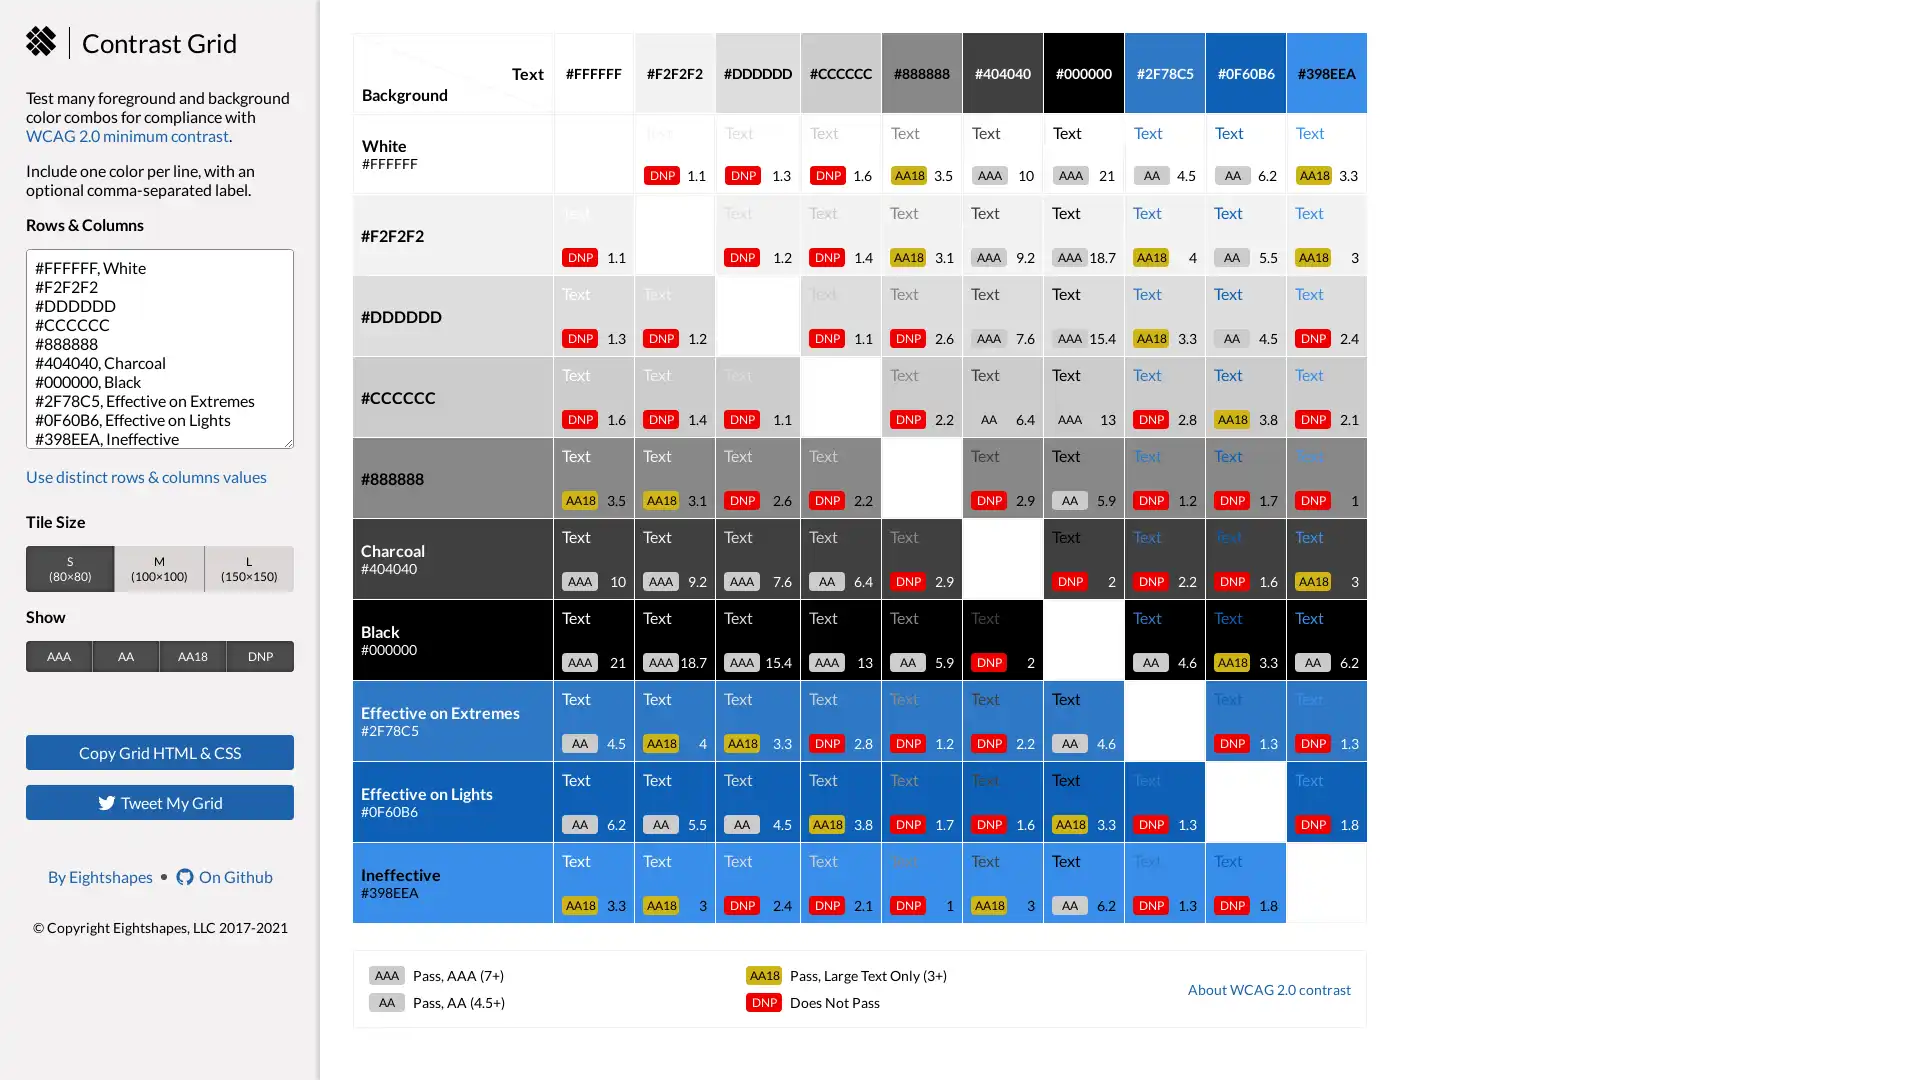 Image resolution: width=1920 pixels, height=1080 pixels. What do you see at coordinates (158, 752) in the screenshot?
I see `Copy Grid HTML & CSS` at bounding box center [158, 752].